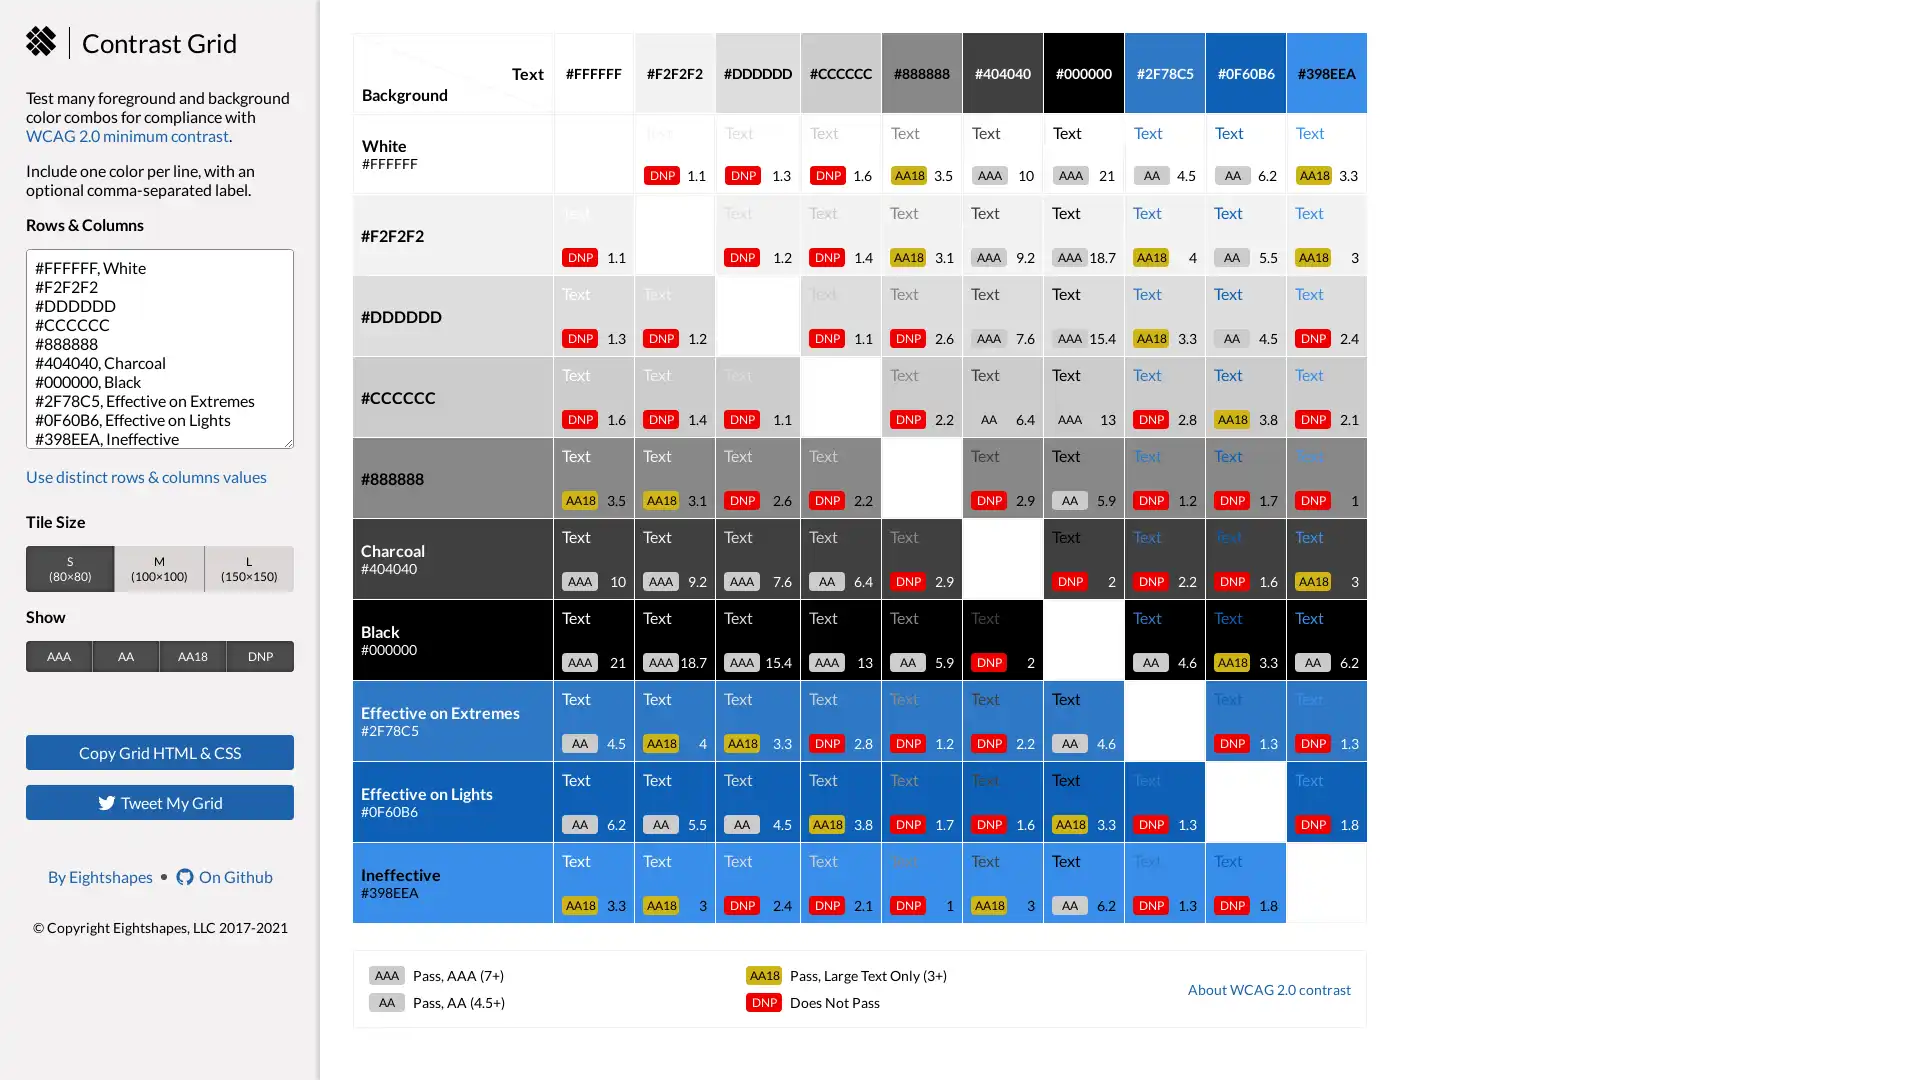 Image resolution: width=1920 pixels, height=1080 pixels. What do you see at coordinates (158, 752) in the screenshot?
I see `Copy Grid HTML & CSS` at bounding box center [158, 752].